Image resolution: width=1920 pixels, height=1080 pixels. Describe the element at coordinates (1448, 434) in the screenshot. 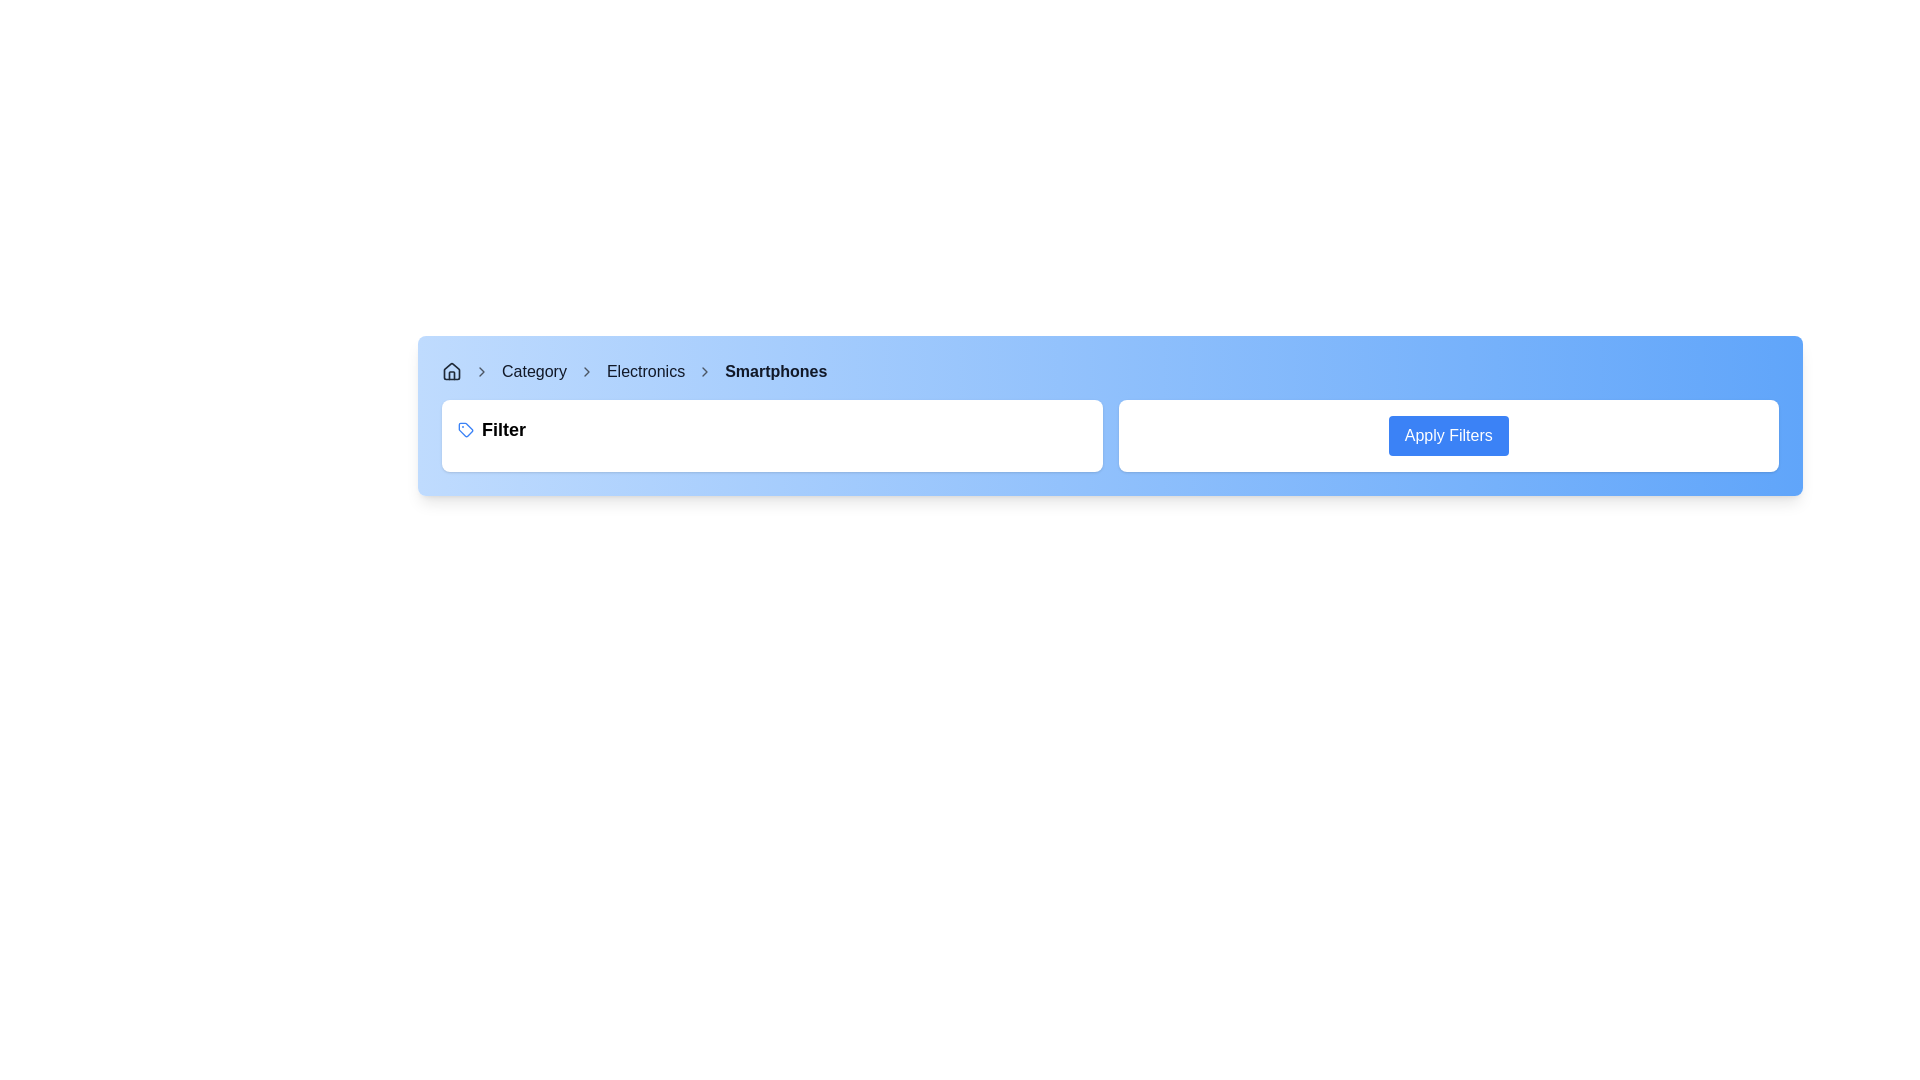

I see `the 'Apply Filters' button located at the top-right area of the interface, next to a similar styled component related to filters, to apply the selected filters` at that location.